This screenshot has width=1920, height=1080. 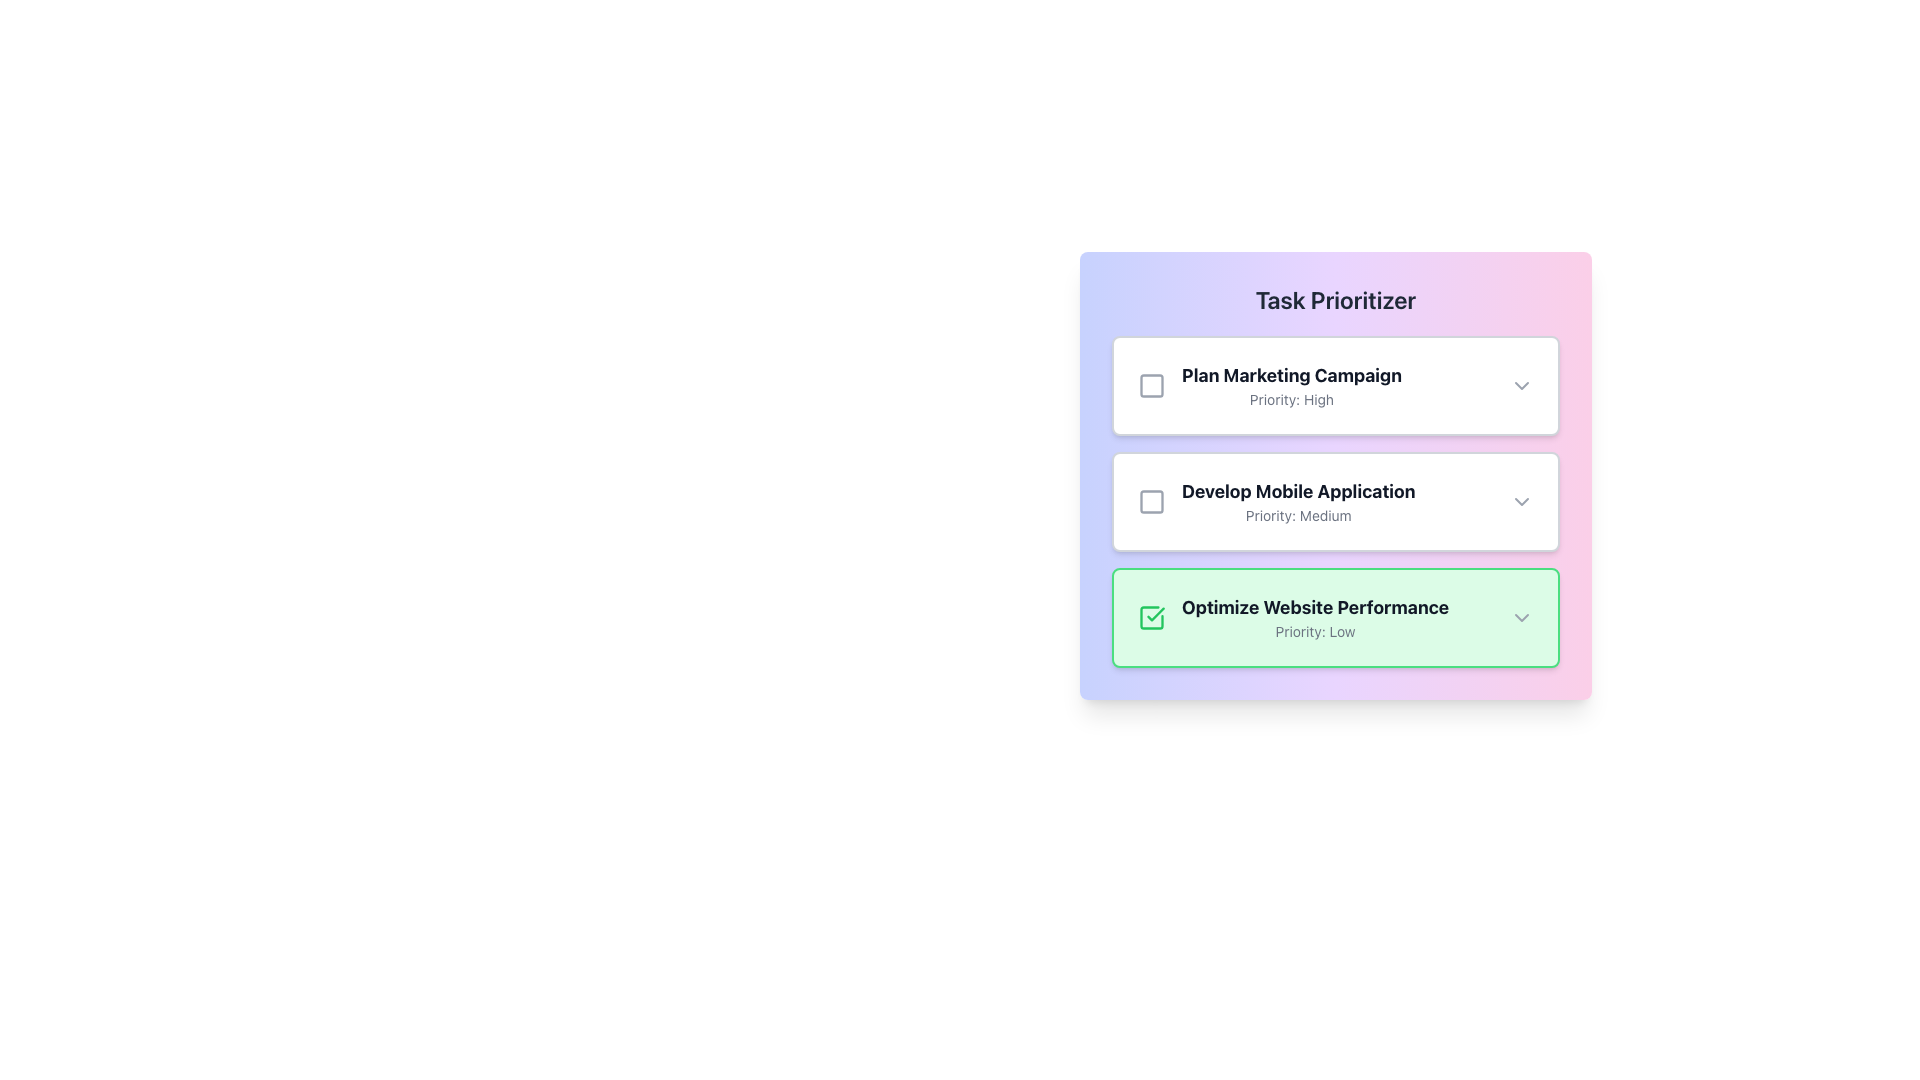 What do you see at coordinates (1324, 385) in the screenshot?
I see `the task item titled 'Plan Marketing Campaign'` at bounding box center [1324, 385].